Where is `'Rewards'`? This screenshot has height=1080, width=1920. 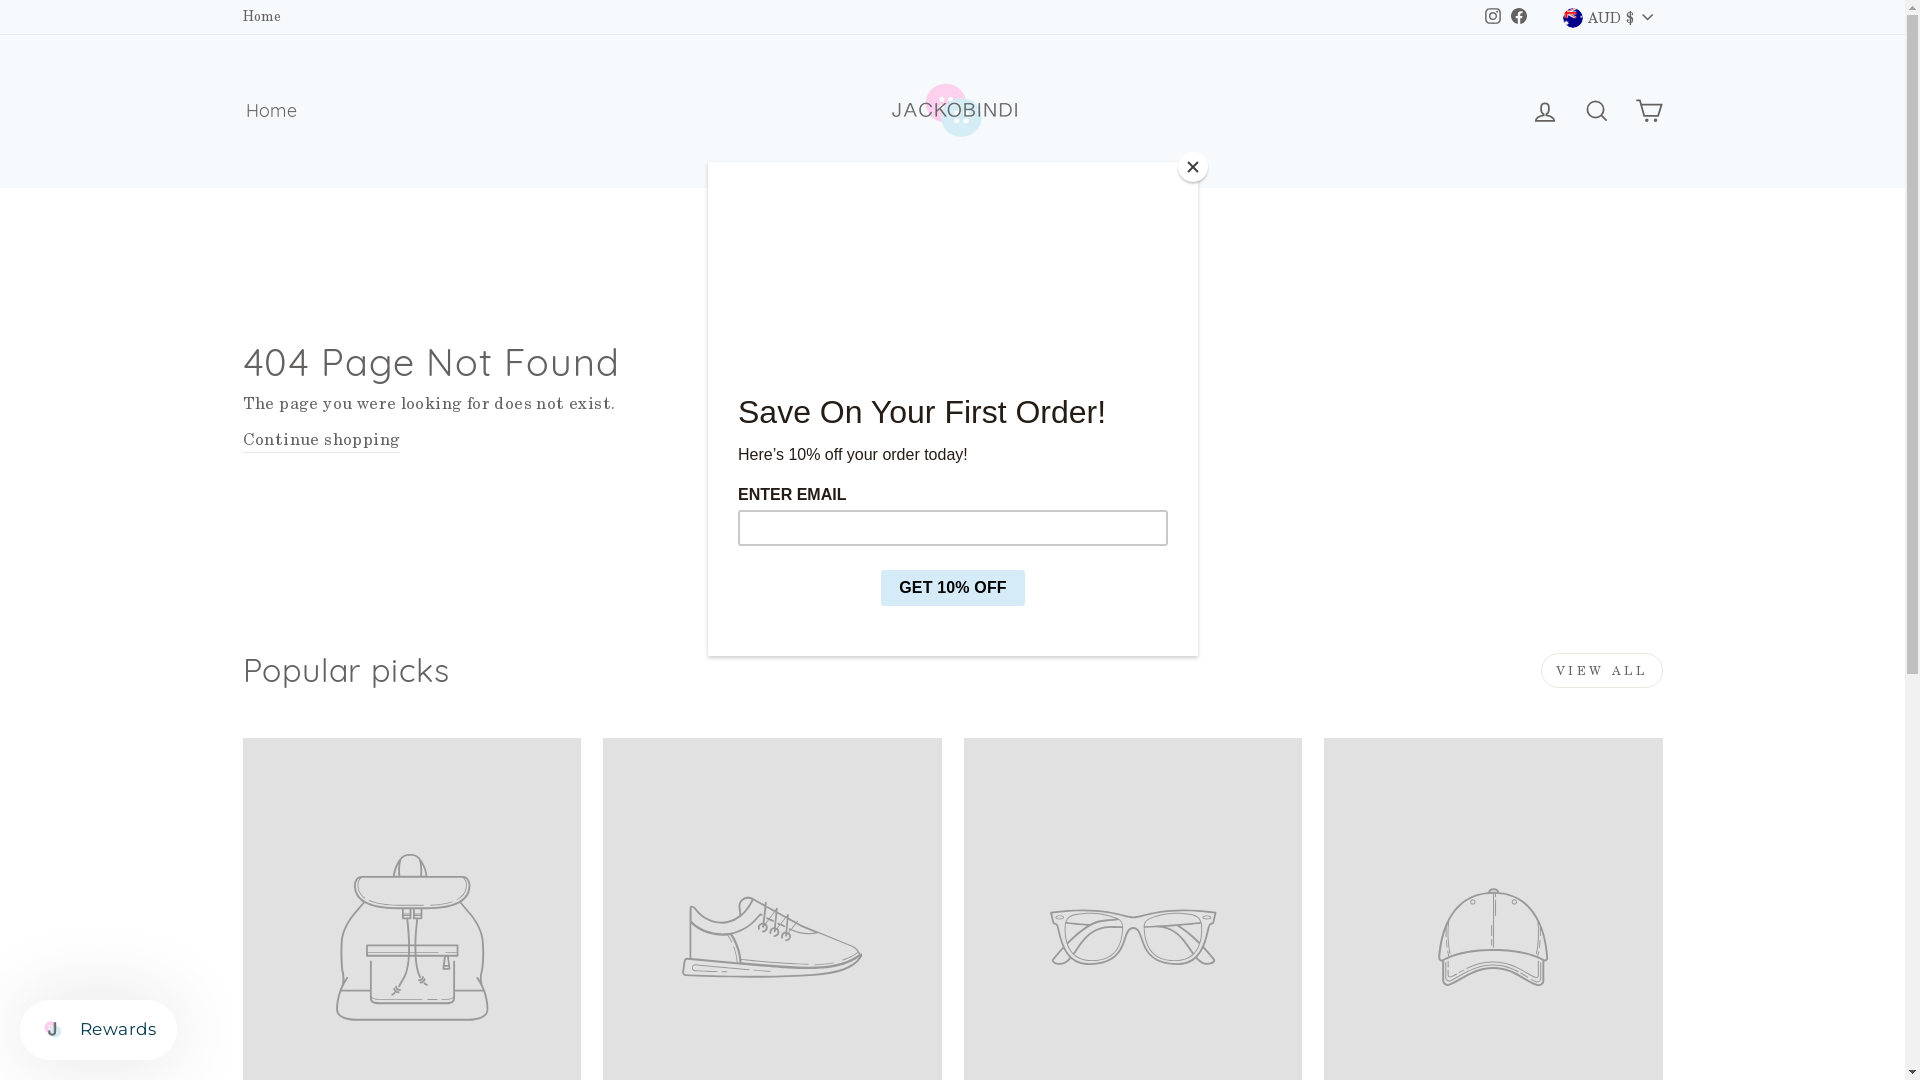 'Rewards' is located at coordinates (97, 1029).